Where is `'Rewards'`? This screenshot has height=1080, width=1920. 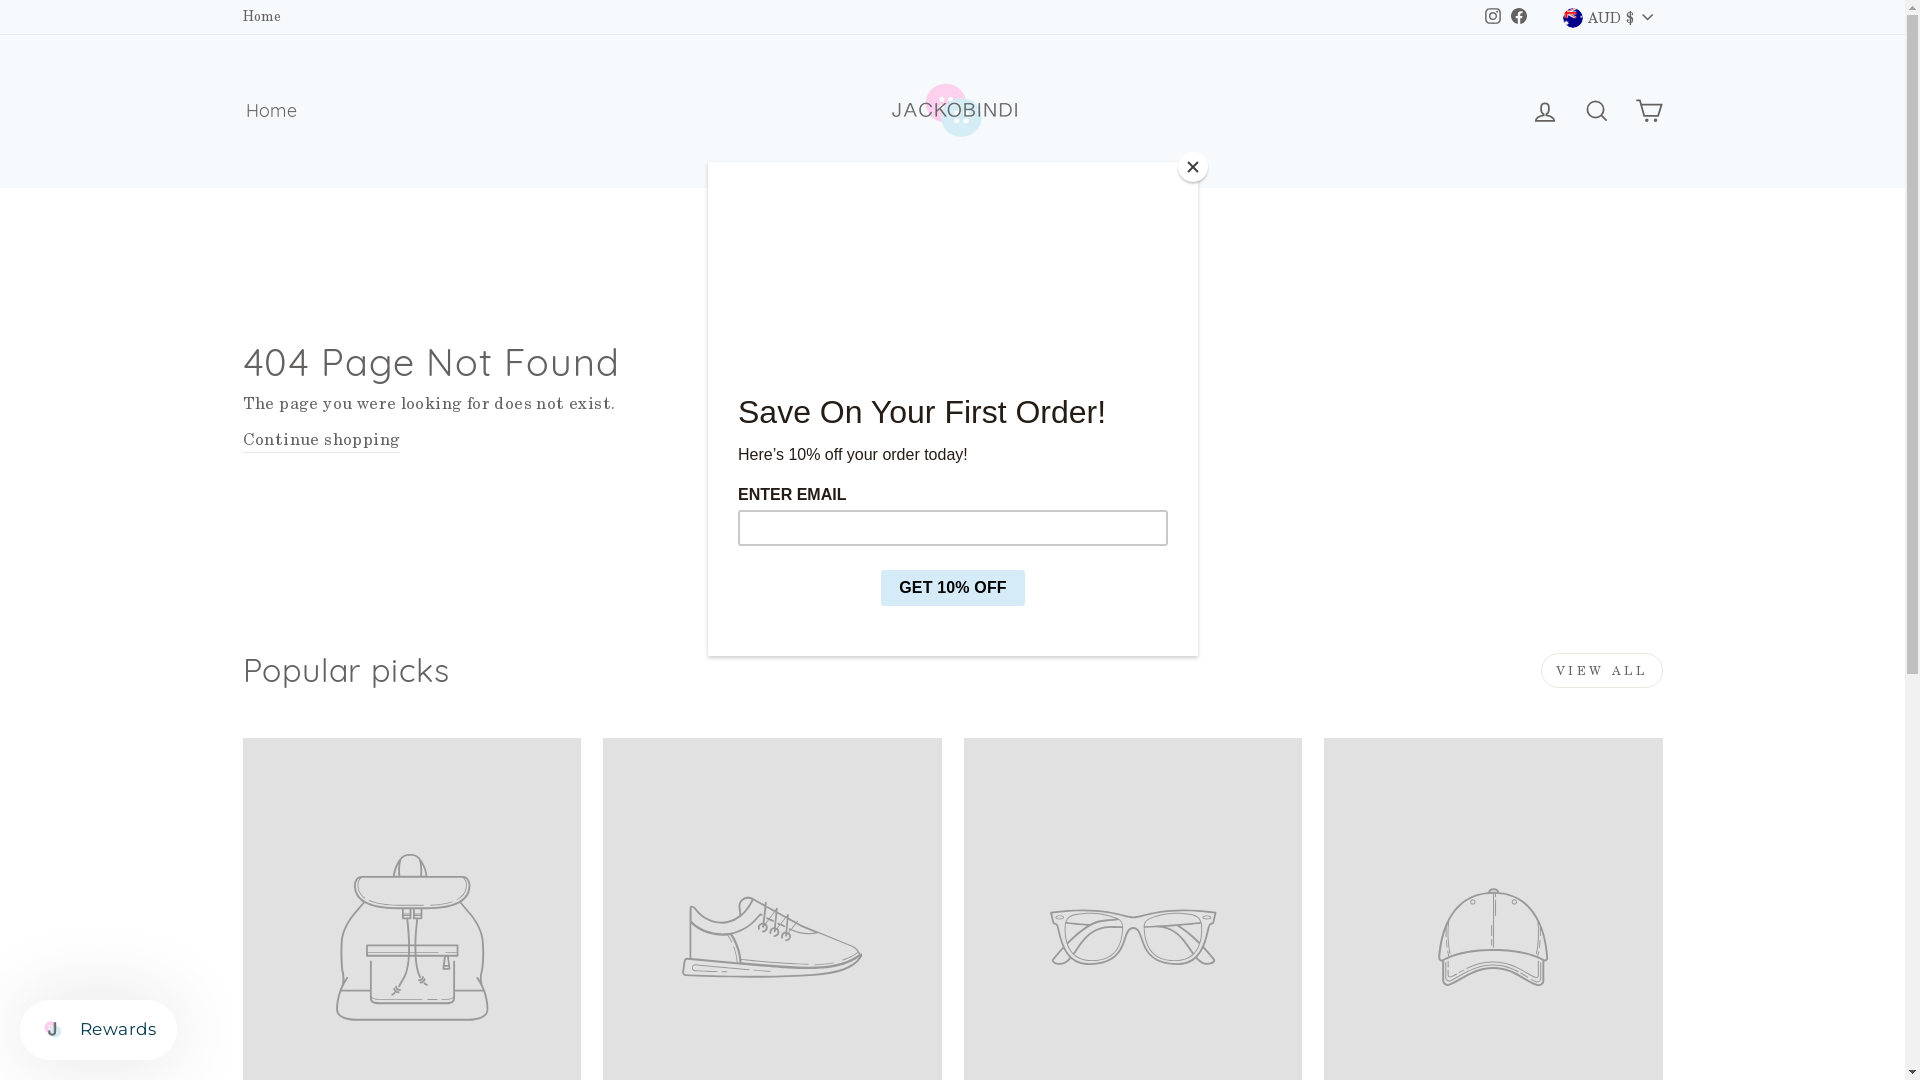 'Rewards' is located at coordinates (97, 1029).